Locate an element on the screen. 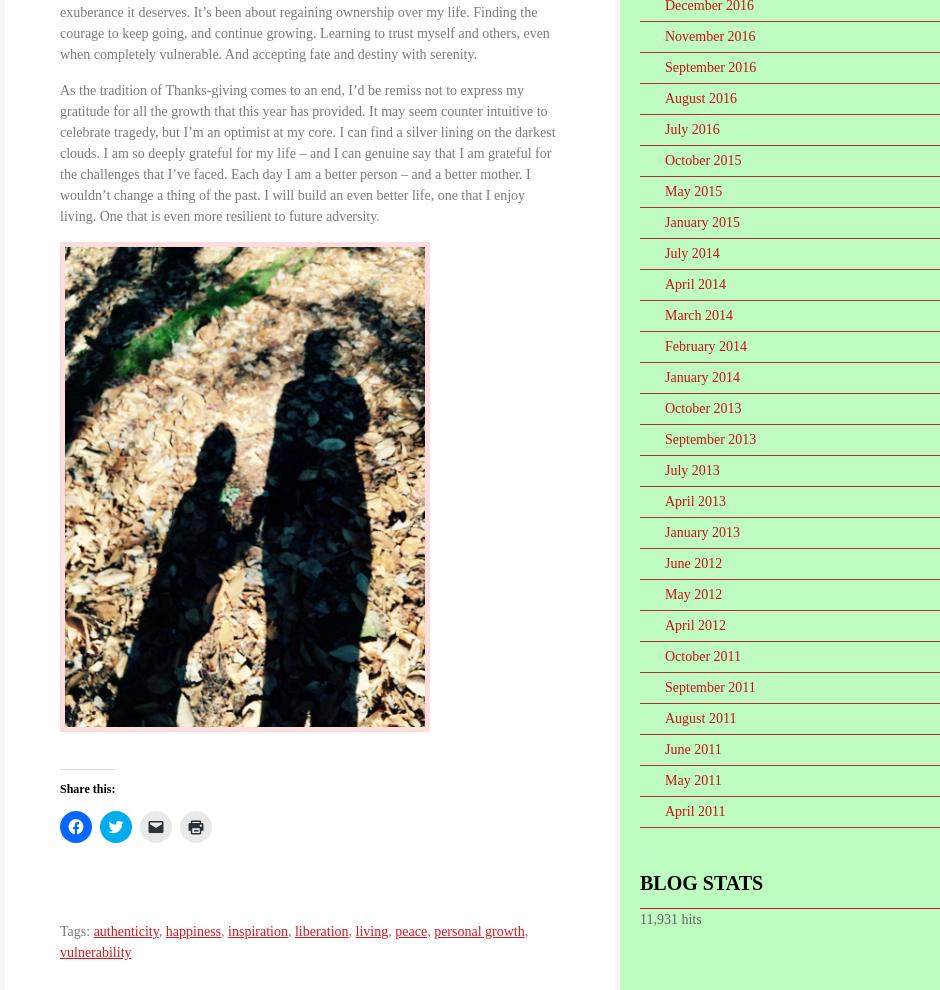 Image resolution: width=940 pixels, height=990 pixels. 'June 2011' is located at coordinates (691, 749).